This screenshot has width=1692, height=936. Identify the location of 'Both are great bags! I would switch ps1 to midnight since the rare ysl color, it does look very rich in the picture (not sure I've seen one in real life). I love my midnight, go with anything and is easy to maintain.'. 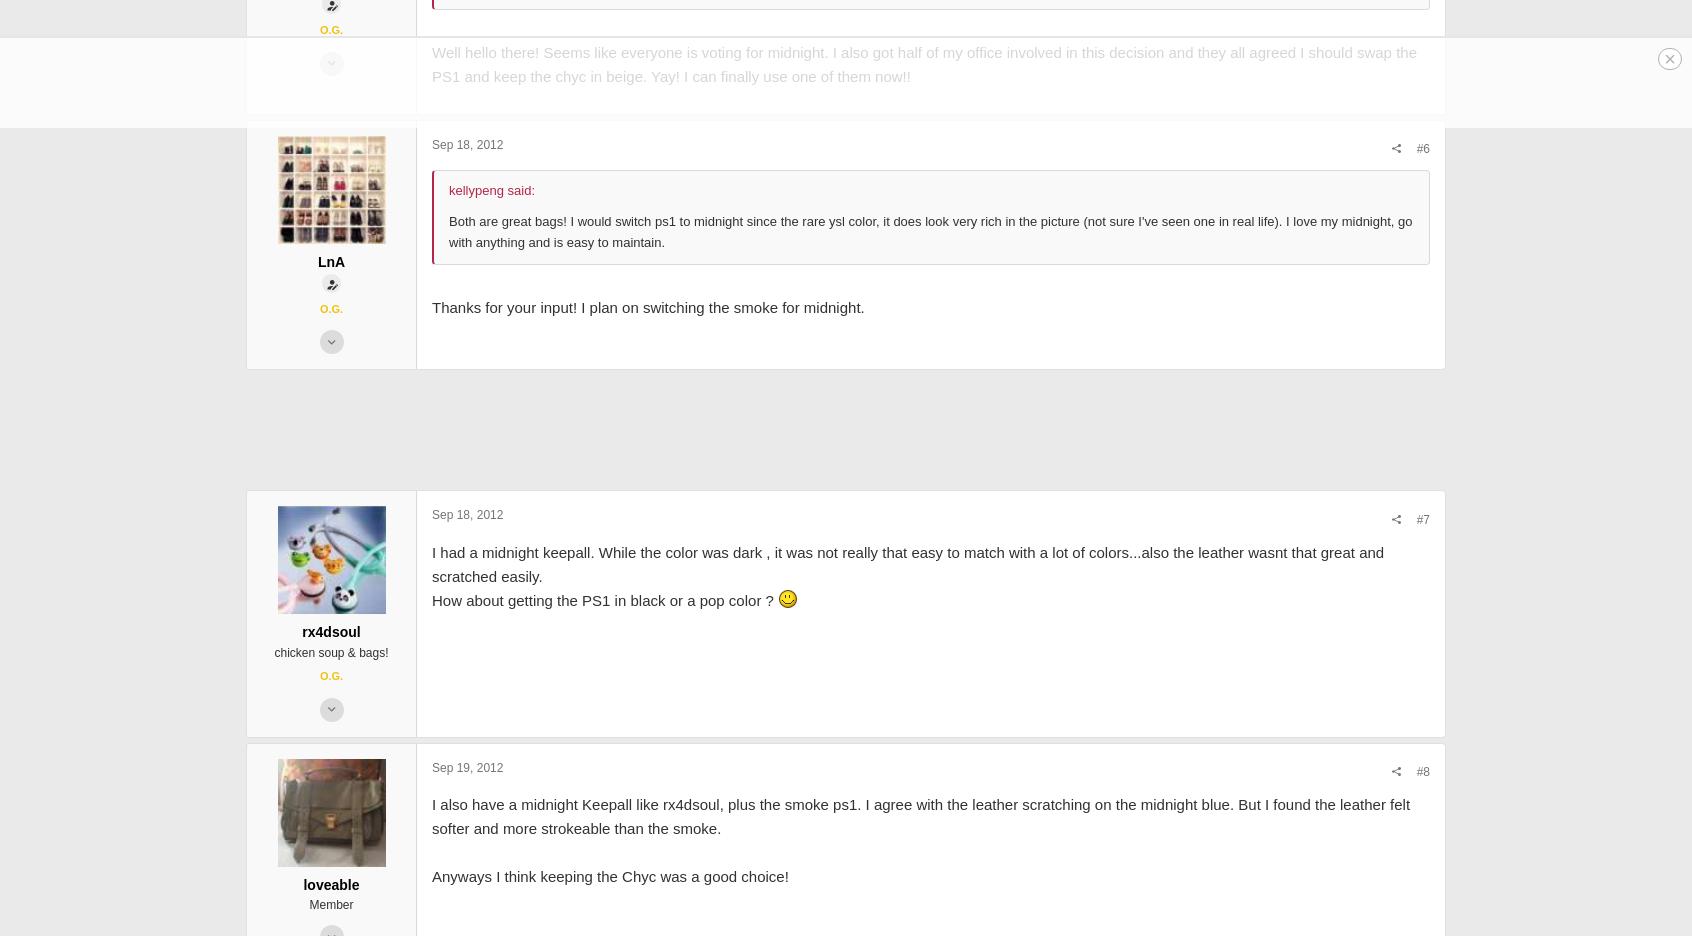
(762, 374).